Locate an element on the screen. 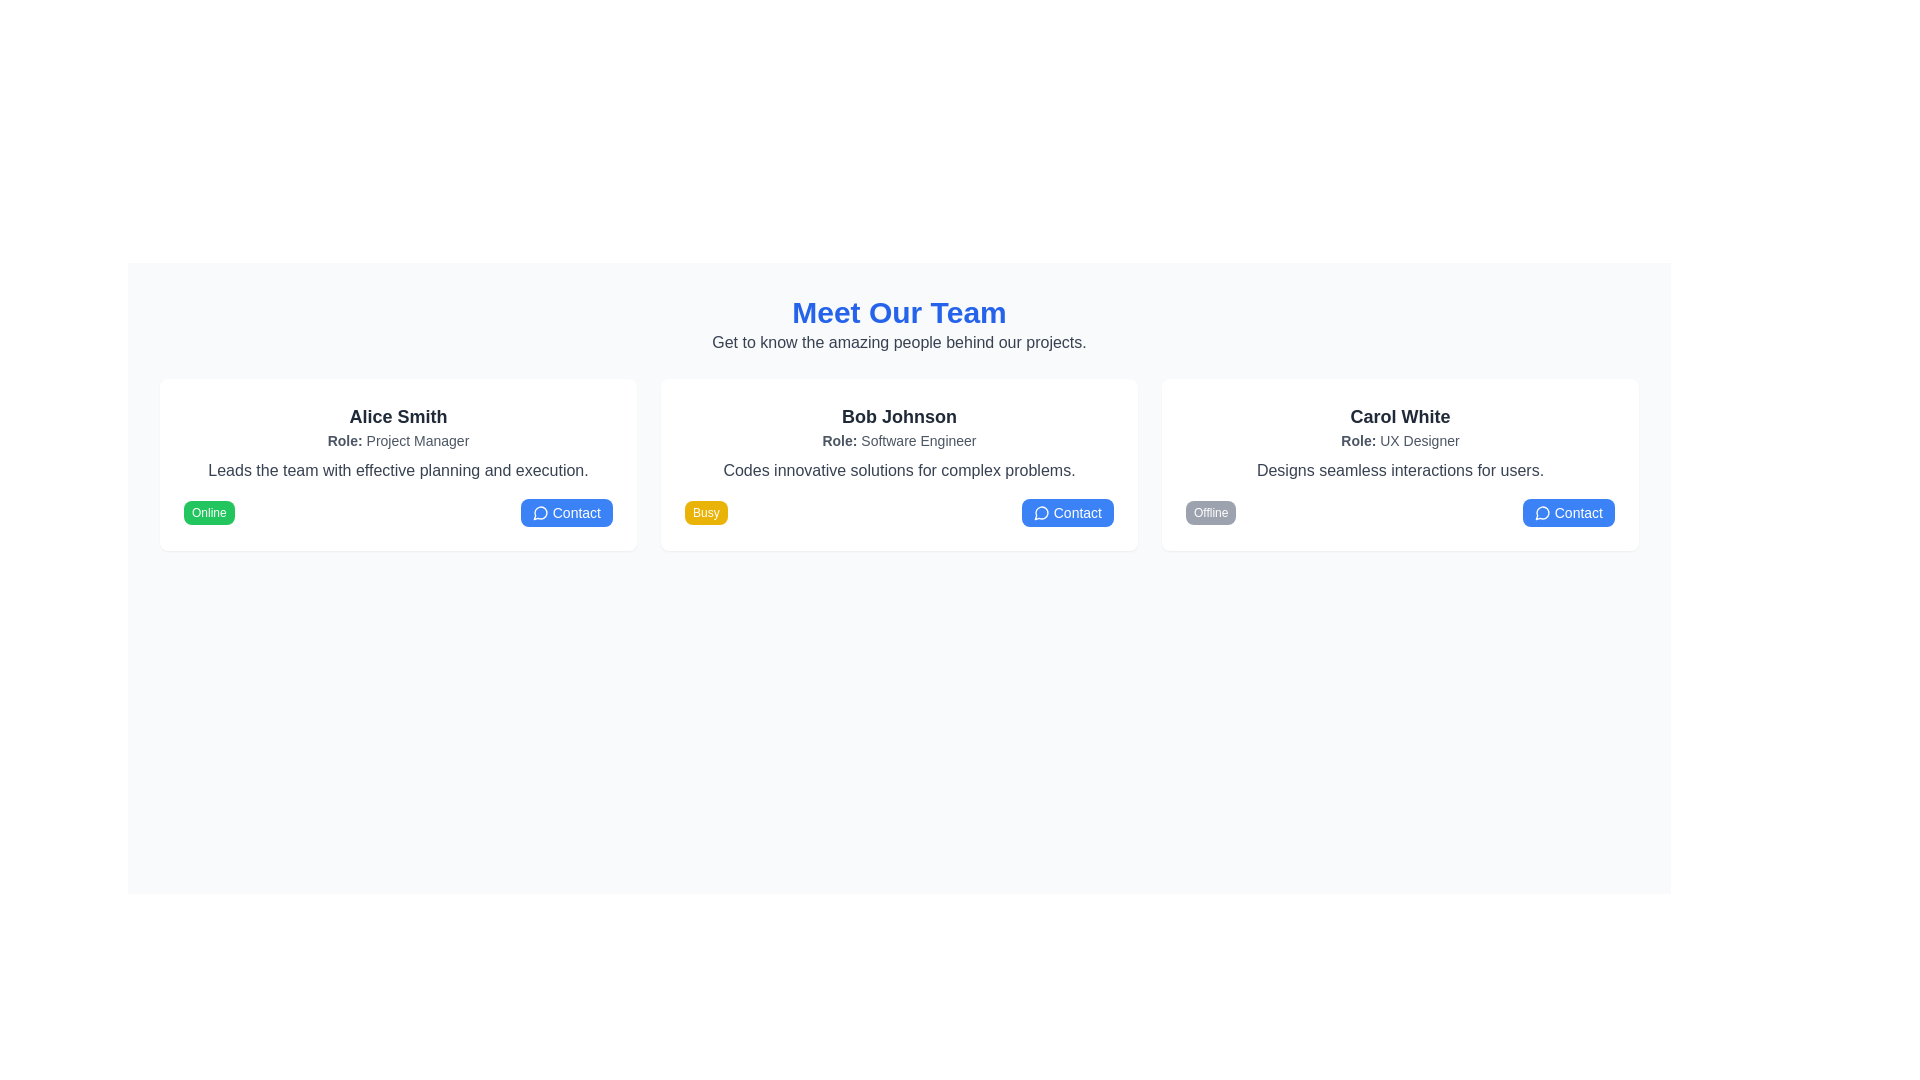  displayed text of the heading element styled as 'Meet Our Team', which is a large, bold, blue, uppercased header text positioned centrally at the top of its section is located at coordinates (898, 312).